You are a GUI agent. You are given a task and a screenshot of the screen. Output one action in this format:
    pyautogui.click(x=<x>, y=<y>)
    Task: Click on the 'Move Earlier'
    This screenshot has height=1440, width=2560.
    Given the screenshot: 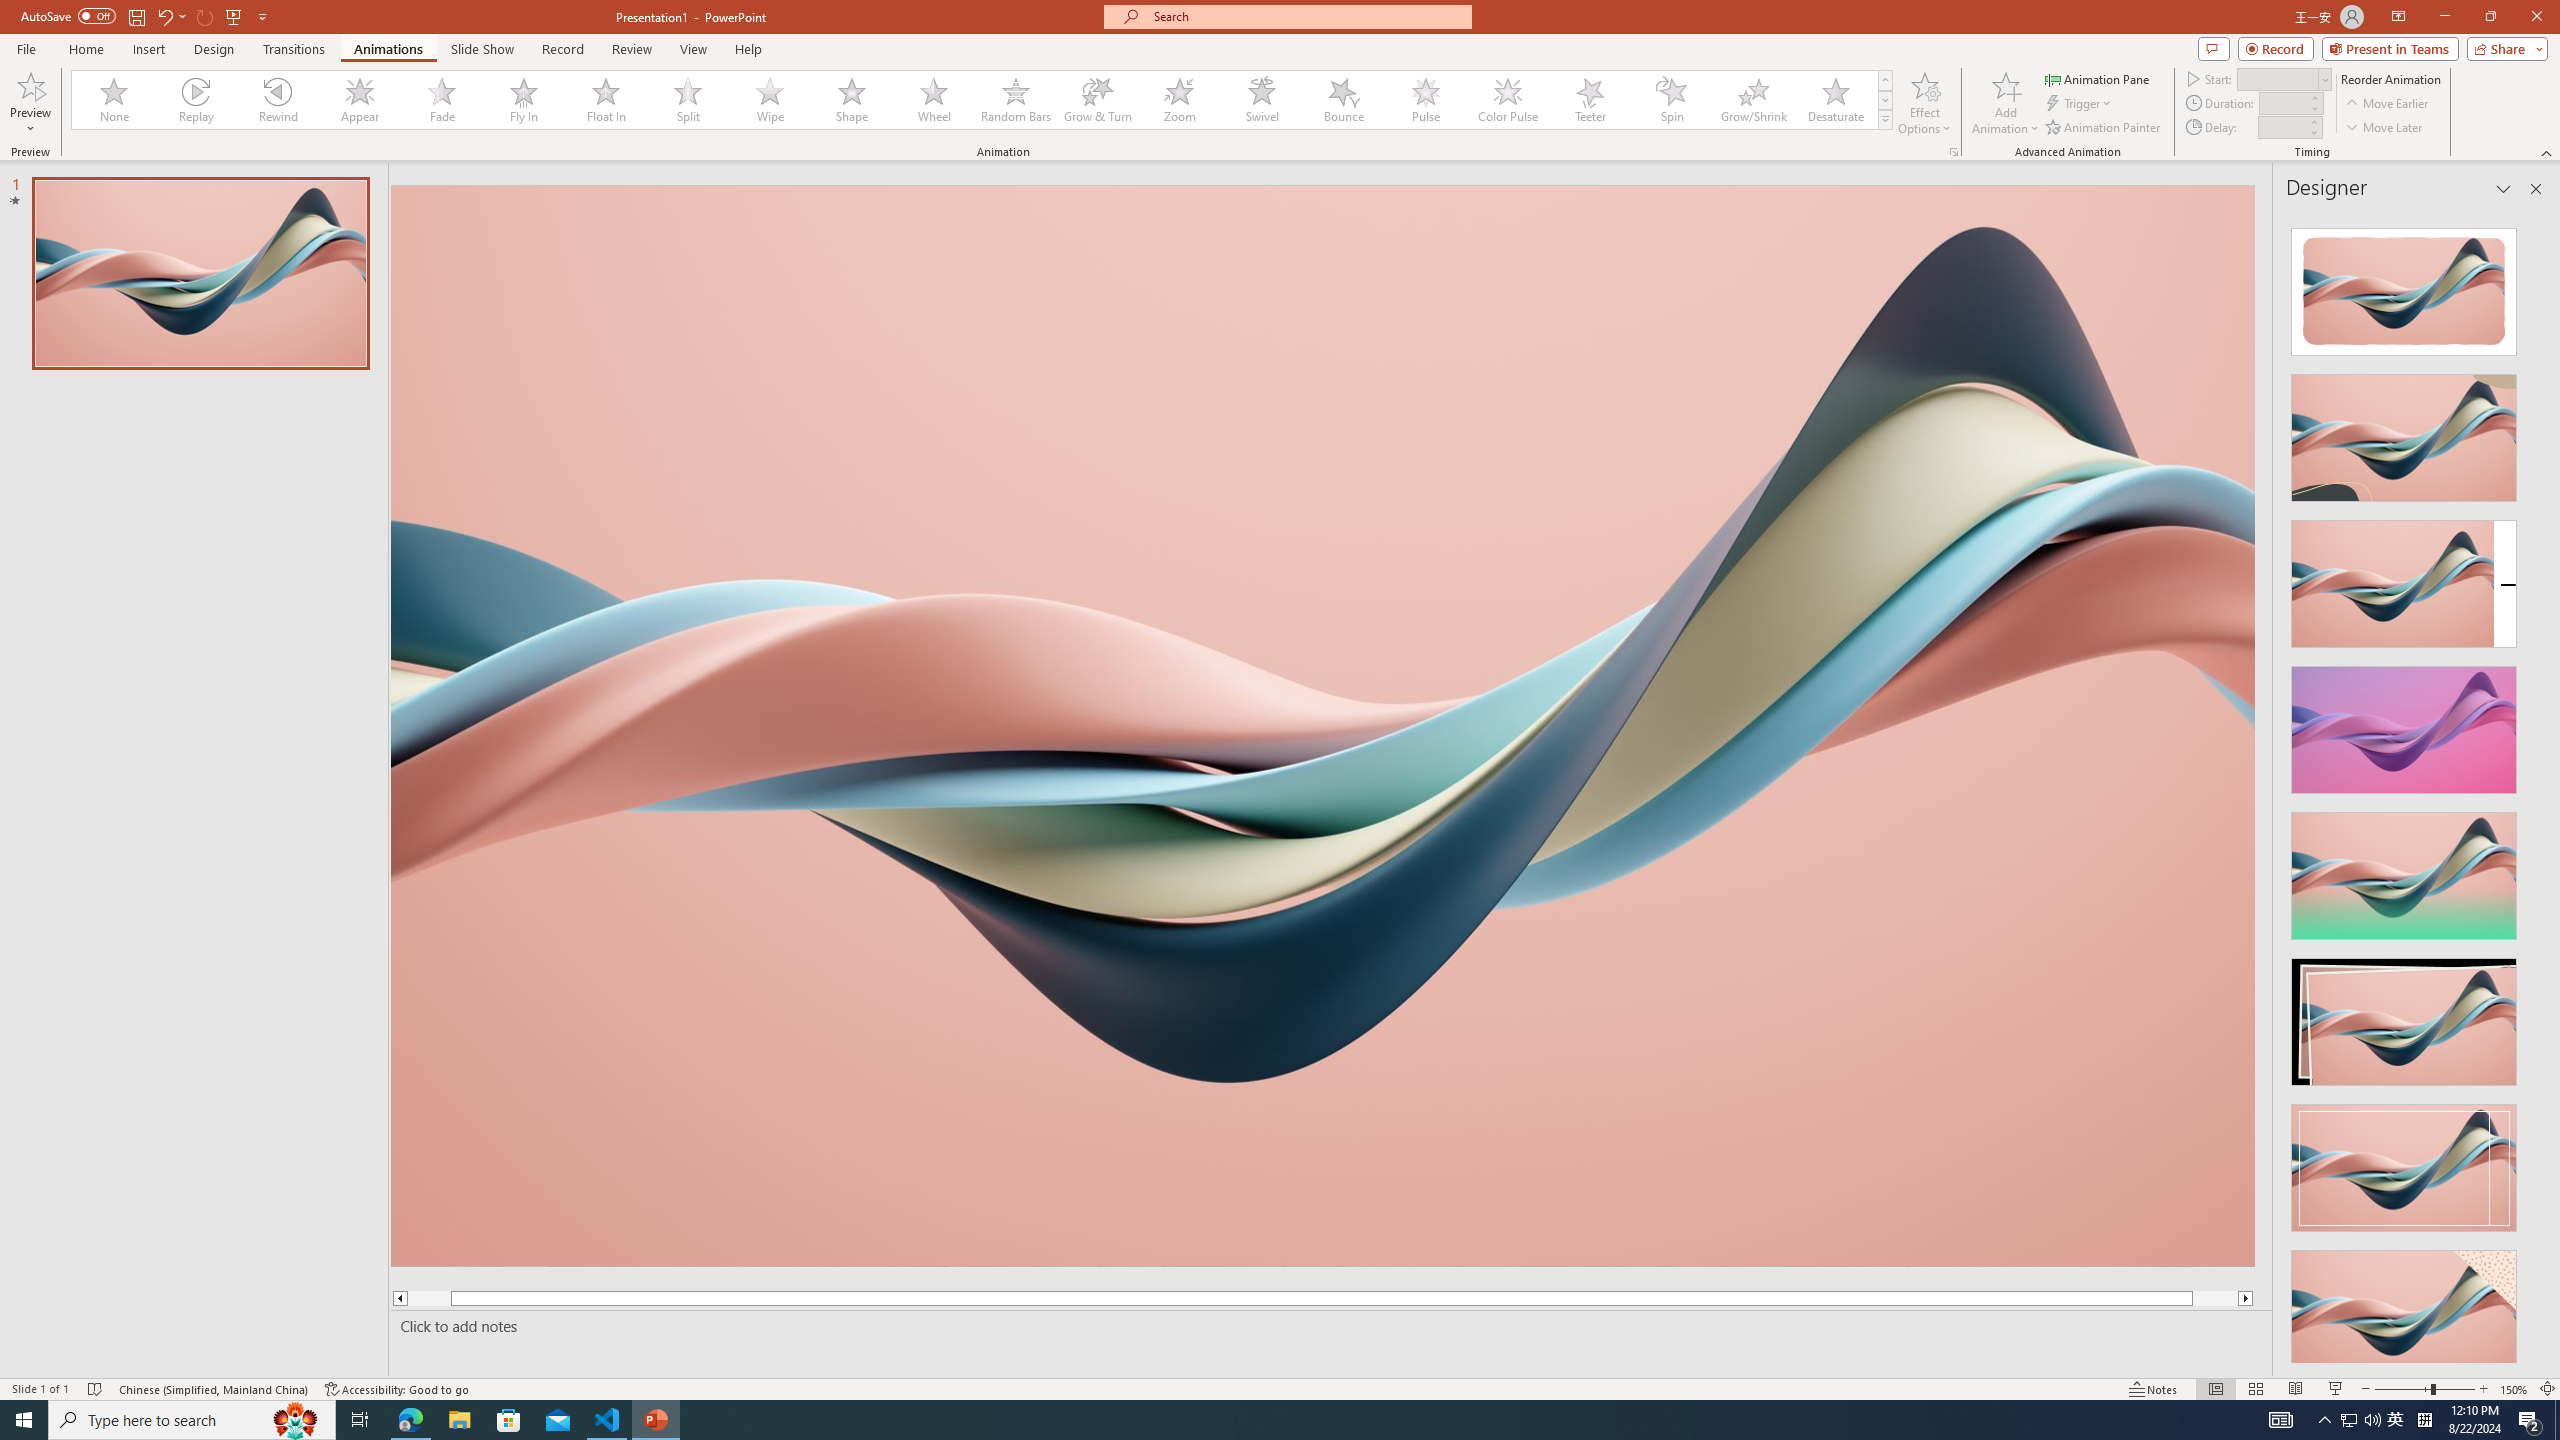 What is the action you would take?
    pyautogui.click(x=2386, y=103)
    